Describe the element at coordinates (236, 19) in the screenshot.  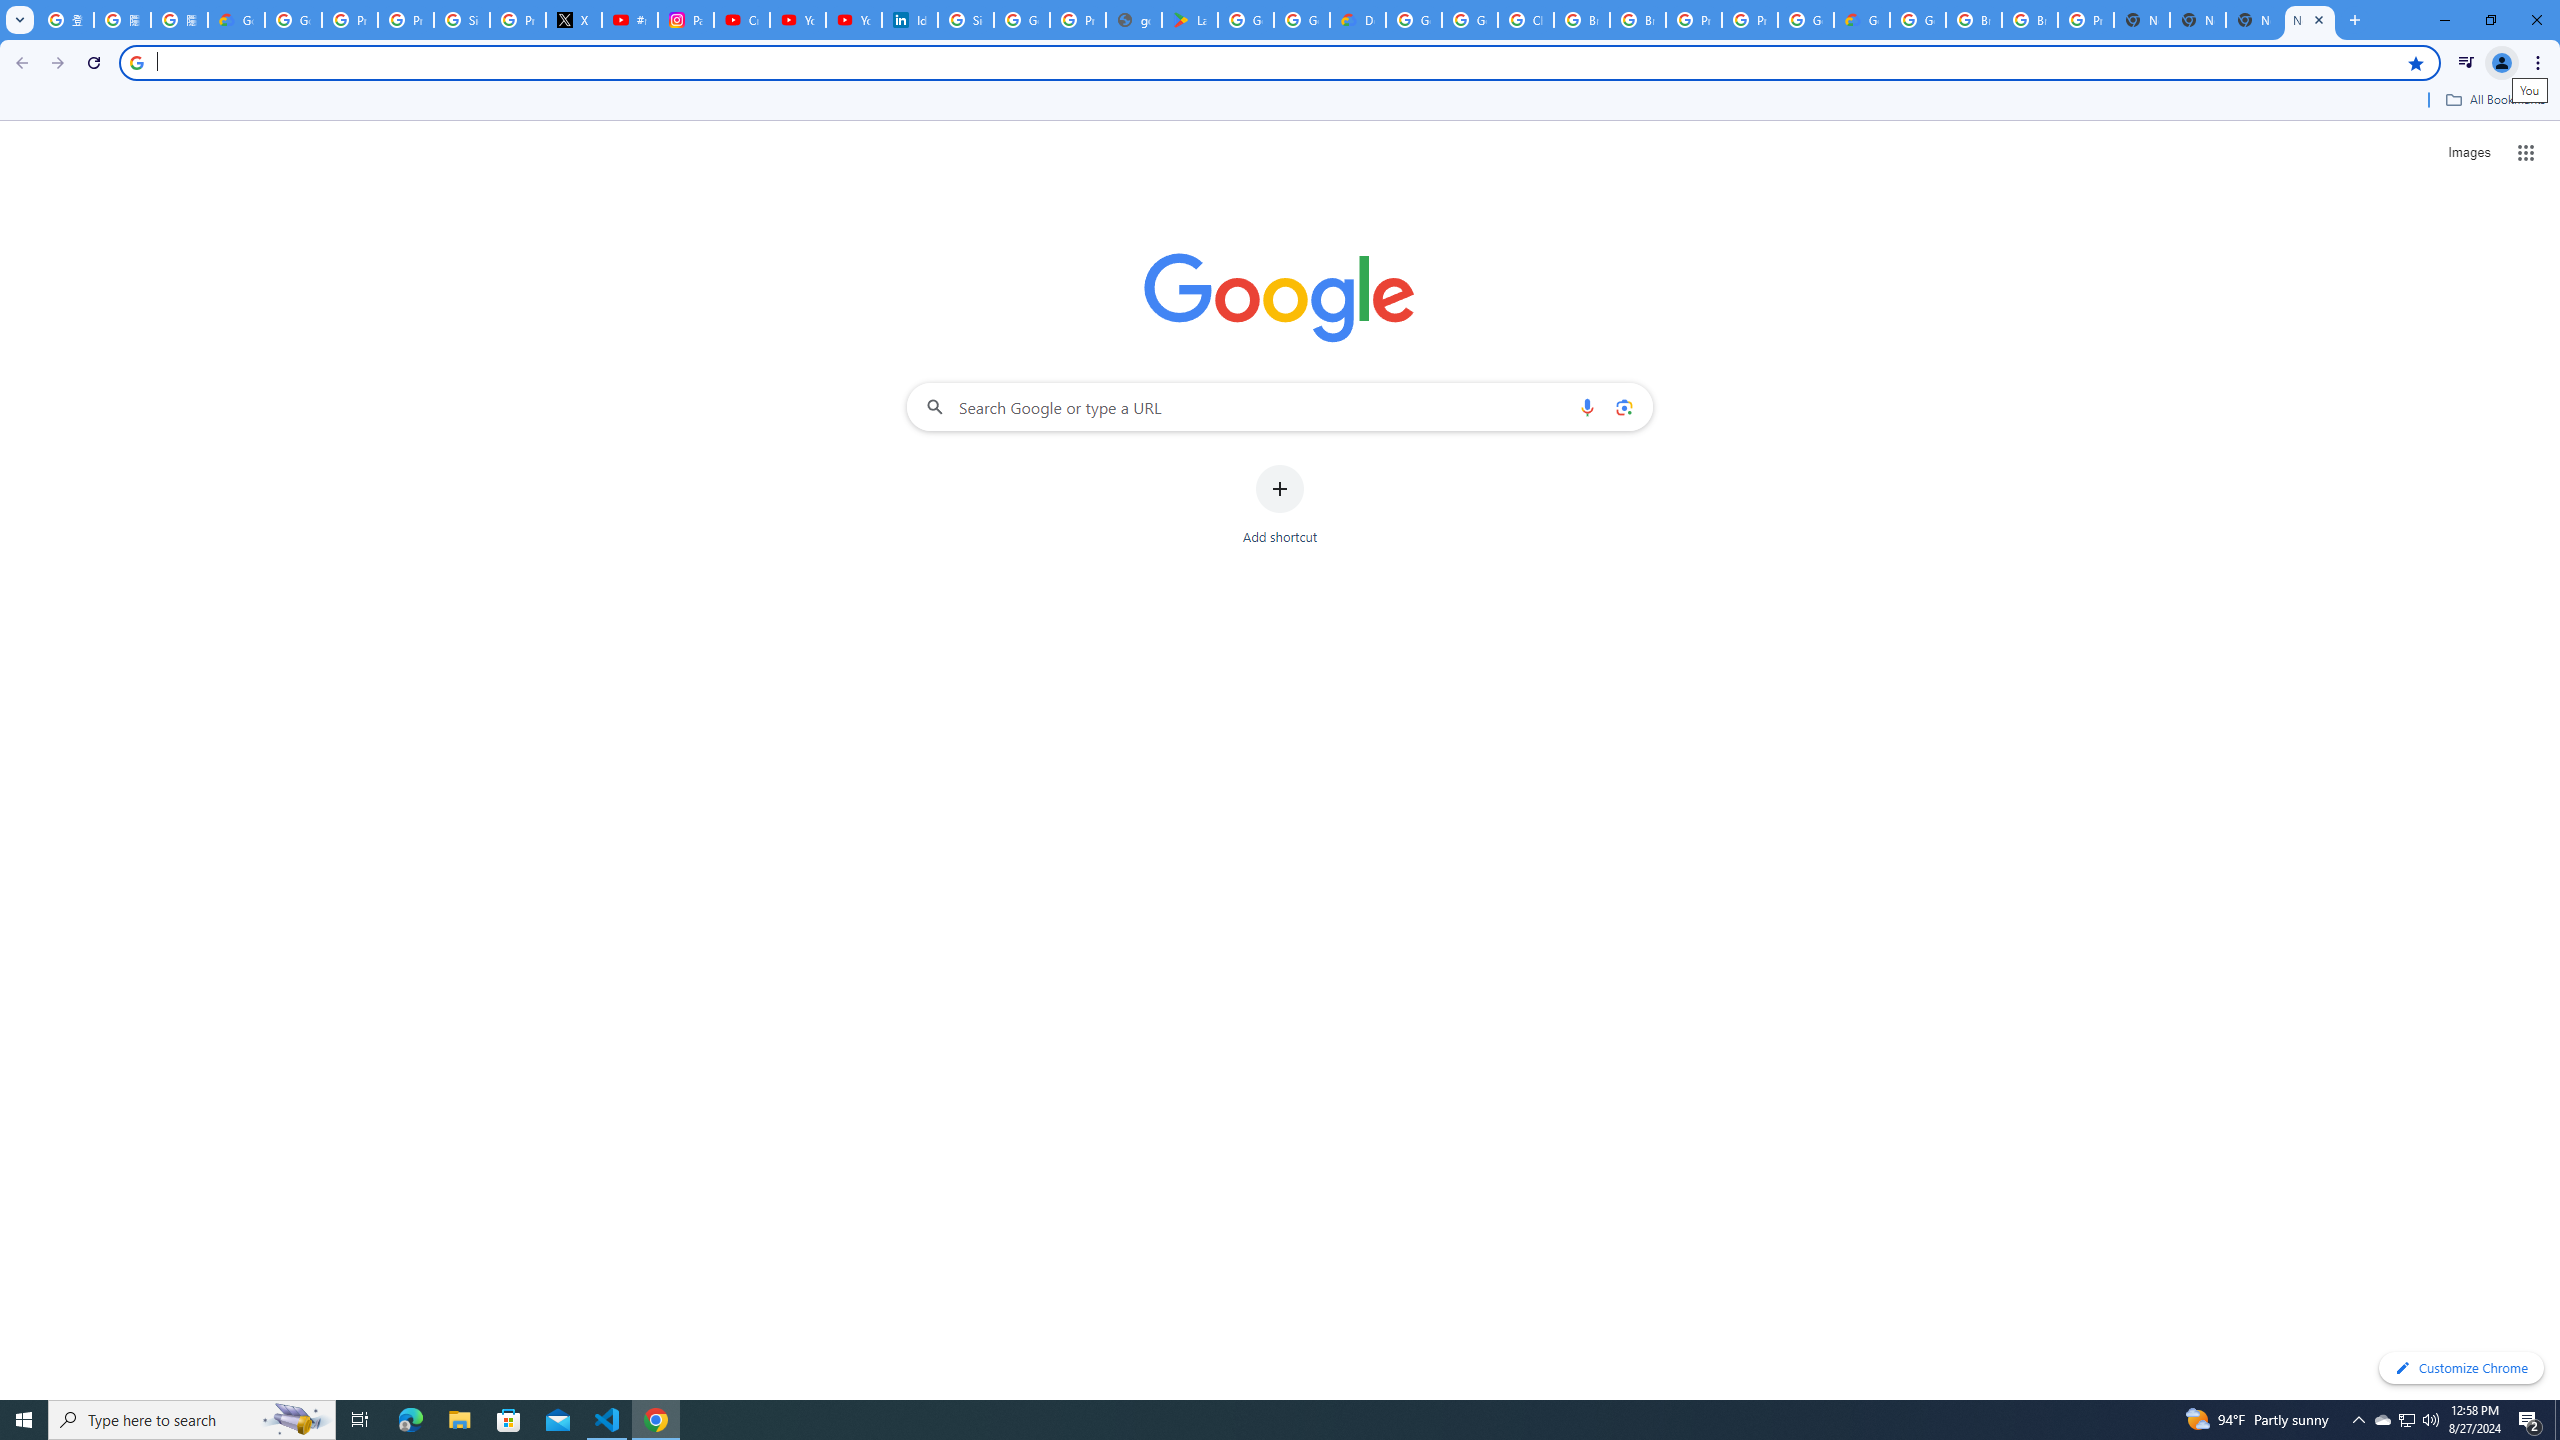
I see `'Google Cloud Privacy Notice'` at that location.